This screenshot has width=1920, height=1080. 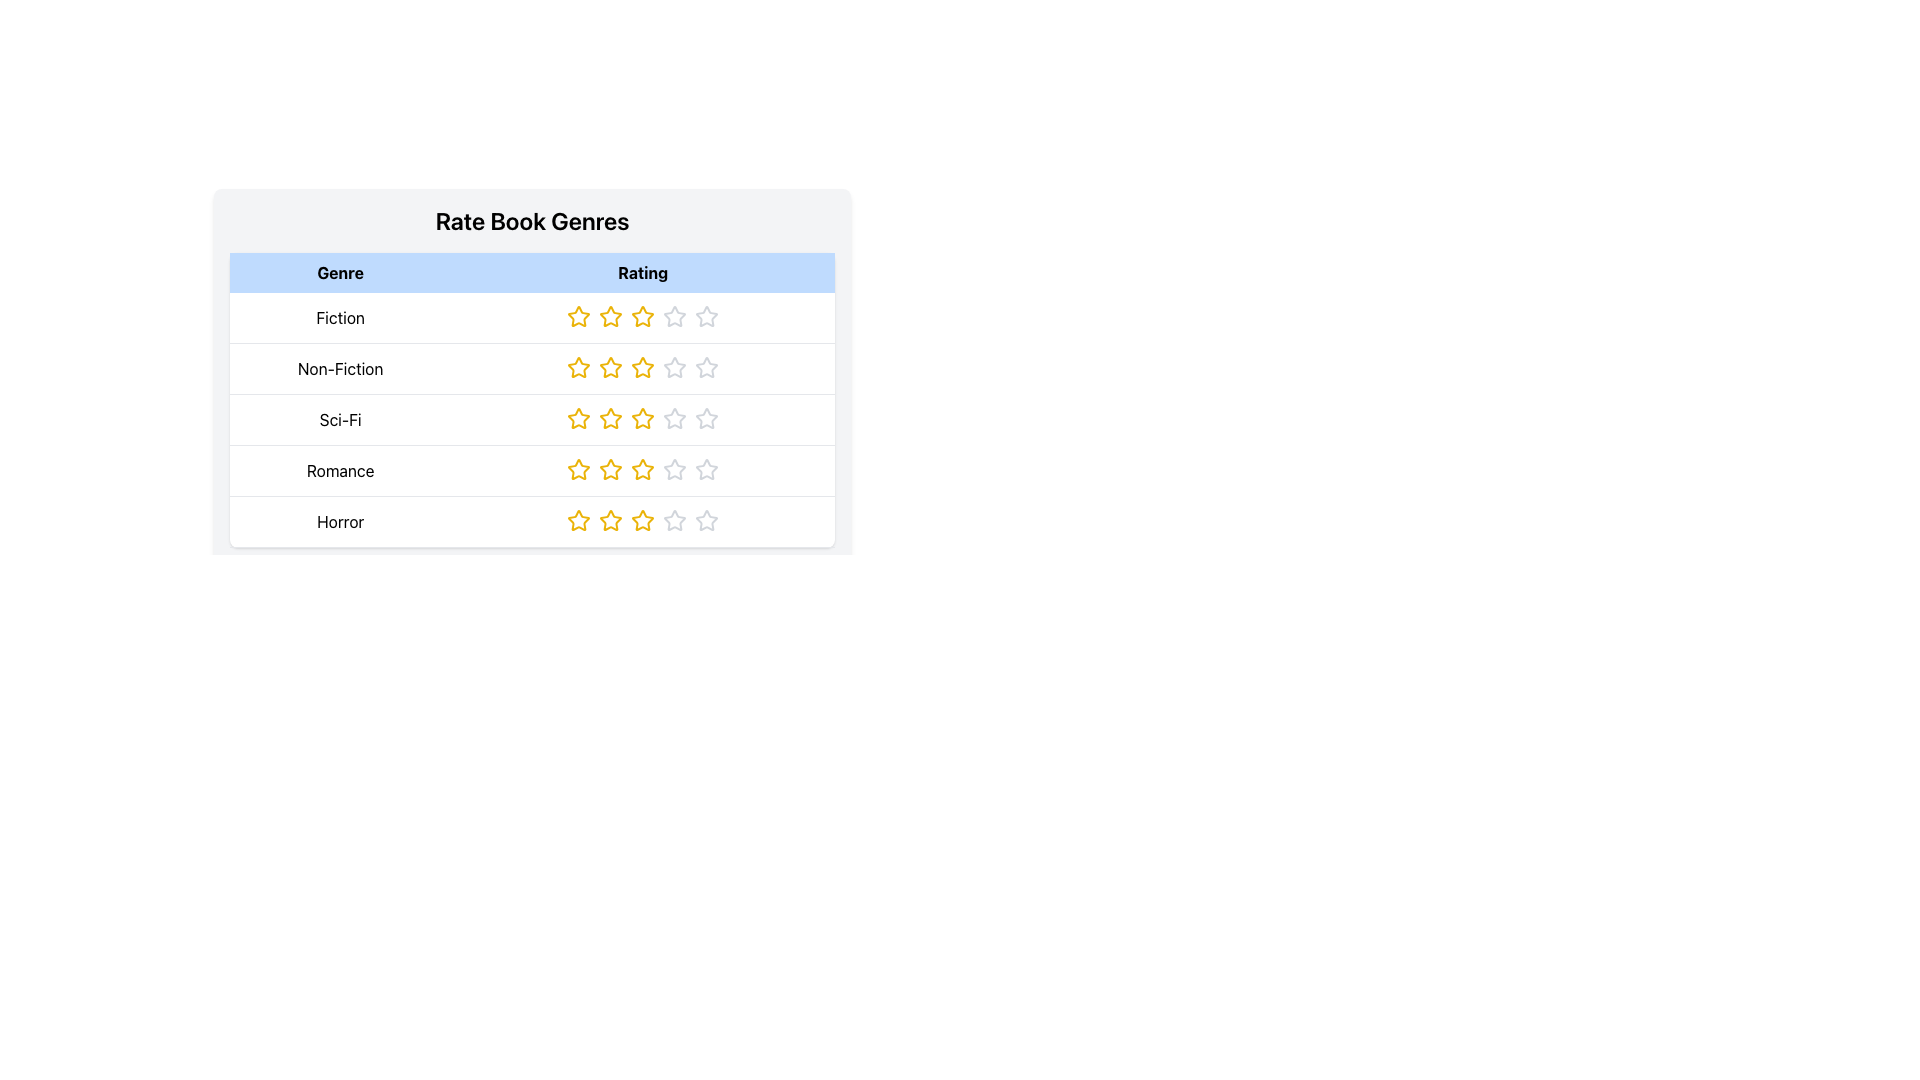 I want to click on the second star icon, so click(x=578, y=470).